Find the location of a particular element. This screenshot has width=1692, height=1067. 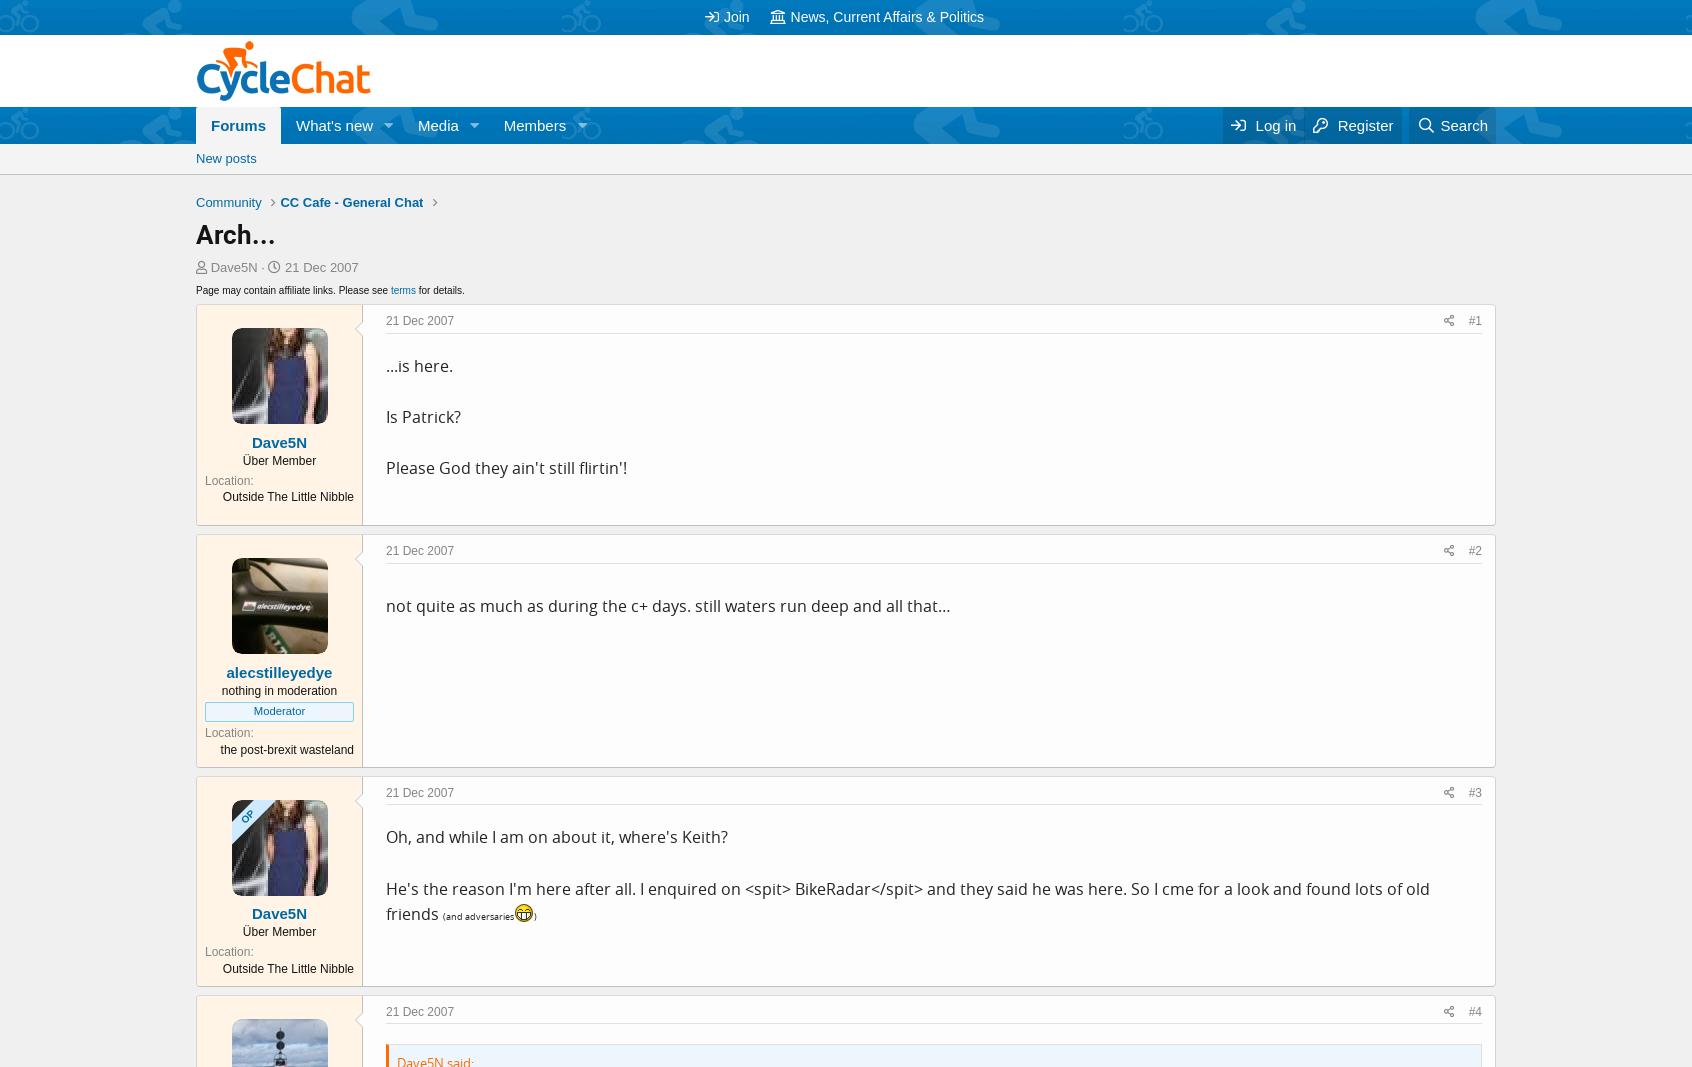

'Register' is located at coordinates (1364, 124).